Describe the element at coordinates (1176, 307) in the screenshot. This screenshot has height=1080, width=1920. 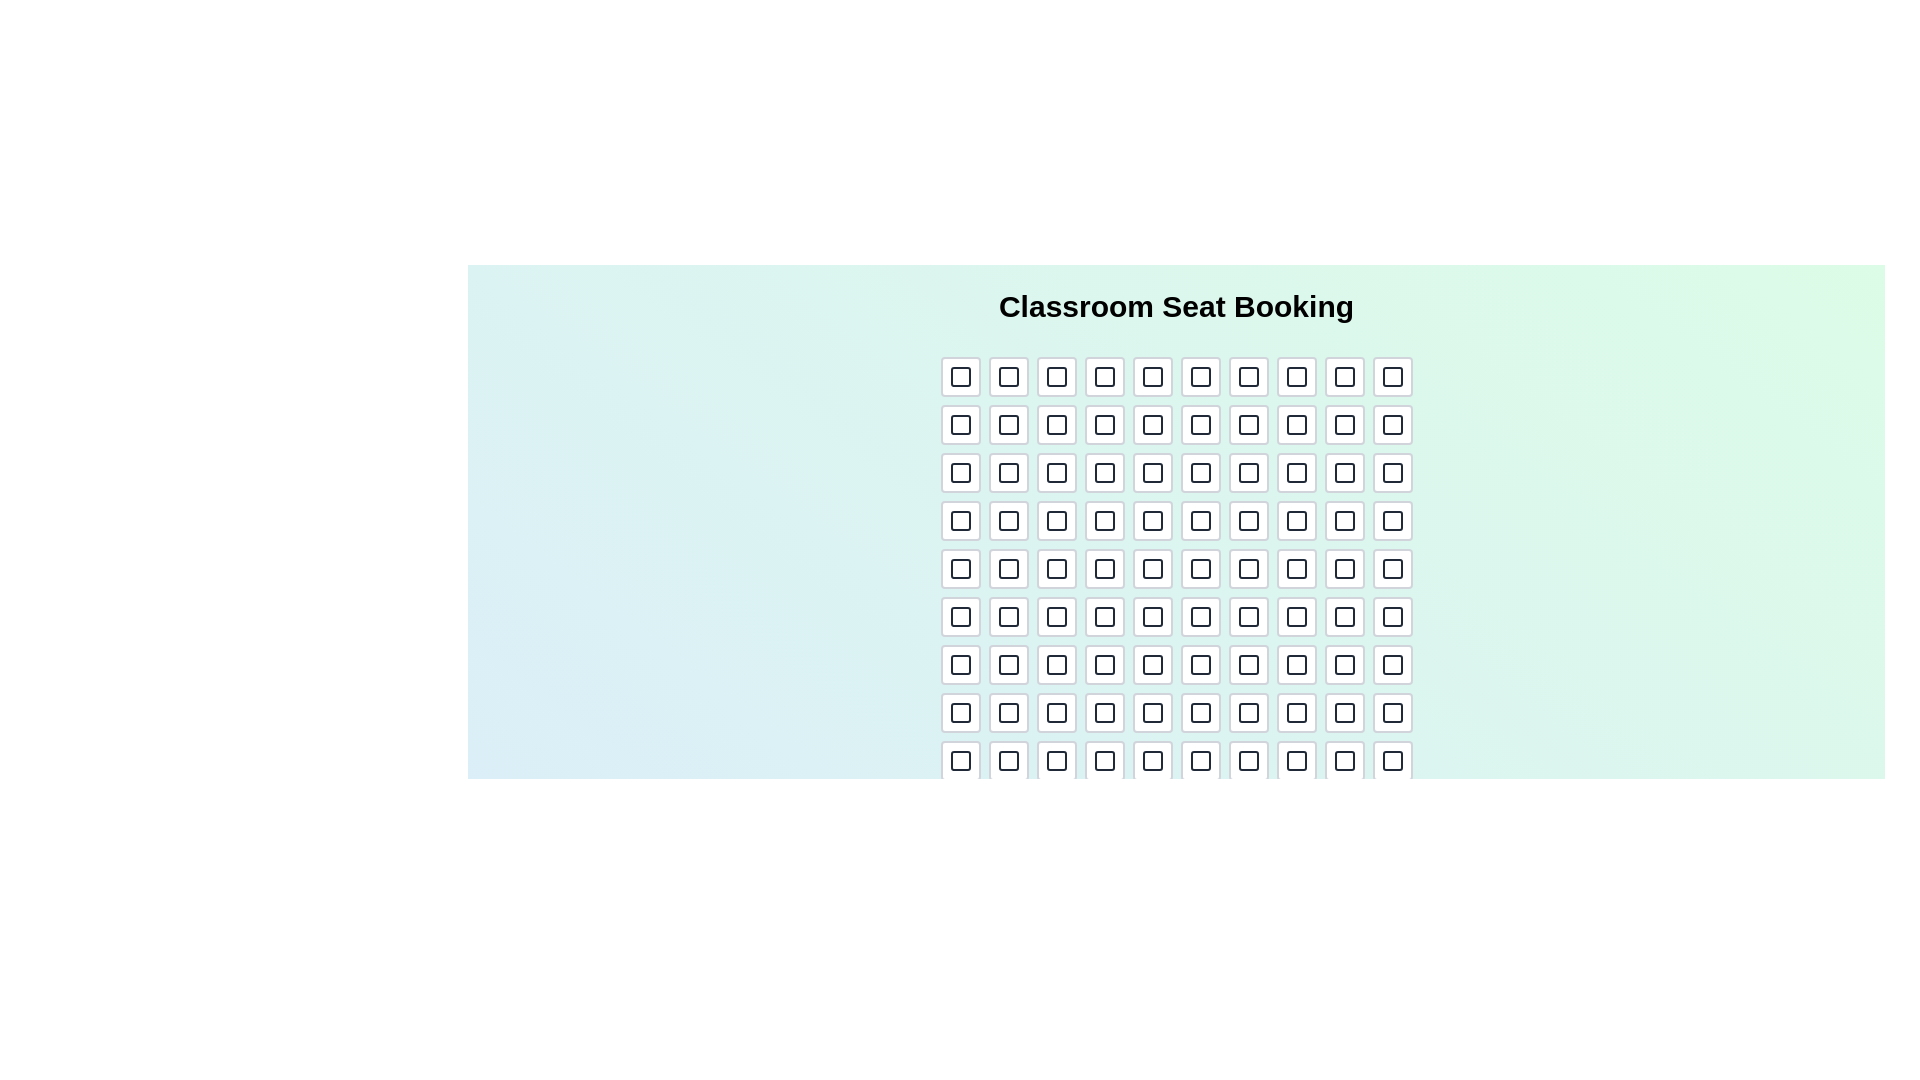
I see `the title text 'Classroom Seat Booking'` at that location.